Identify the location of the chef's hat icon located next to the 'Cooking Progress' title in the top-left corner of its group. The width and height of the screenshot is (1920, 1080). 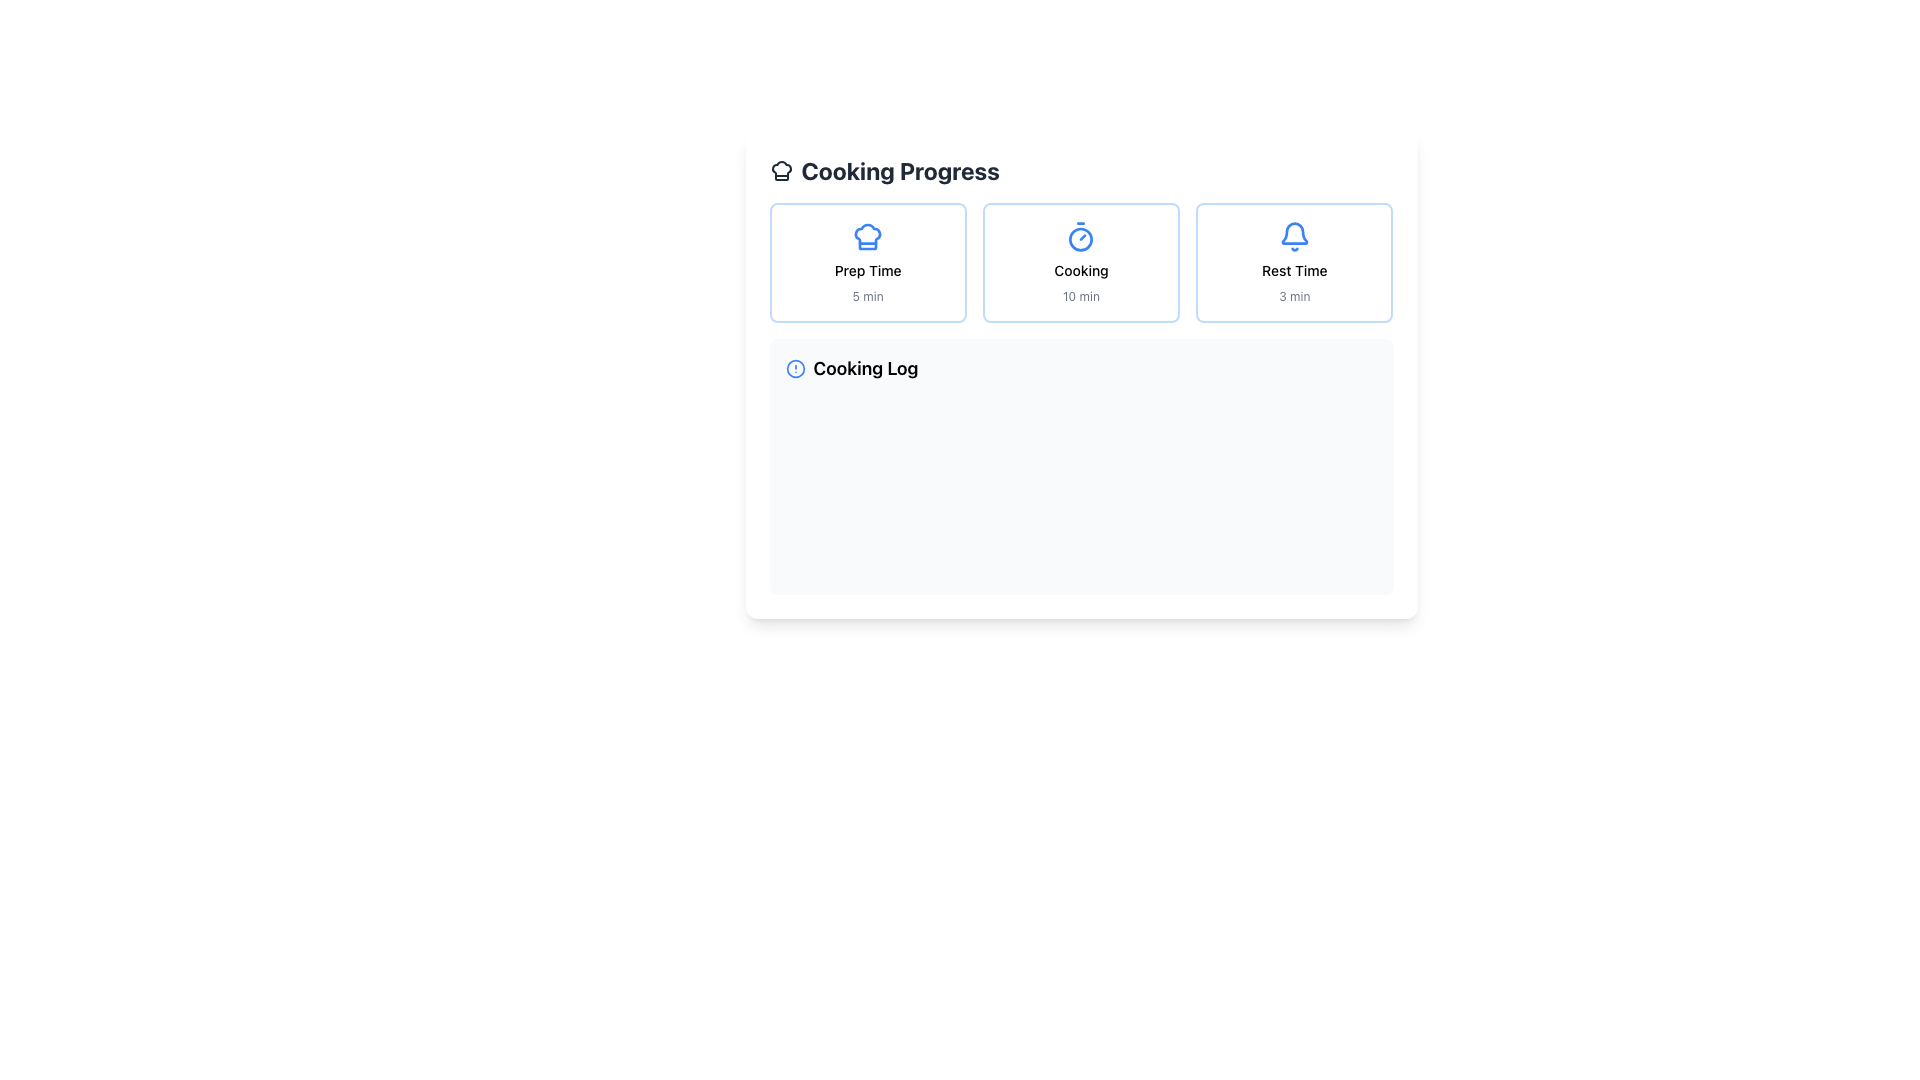
(780, 169).